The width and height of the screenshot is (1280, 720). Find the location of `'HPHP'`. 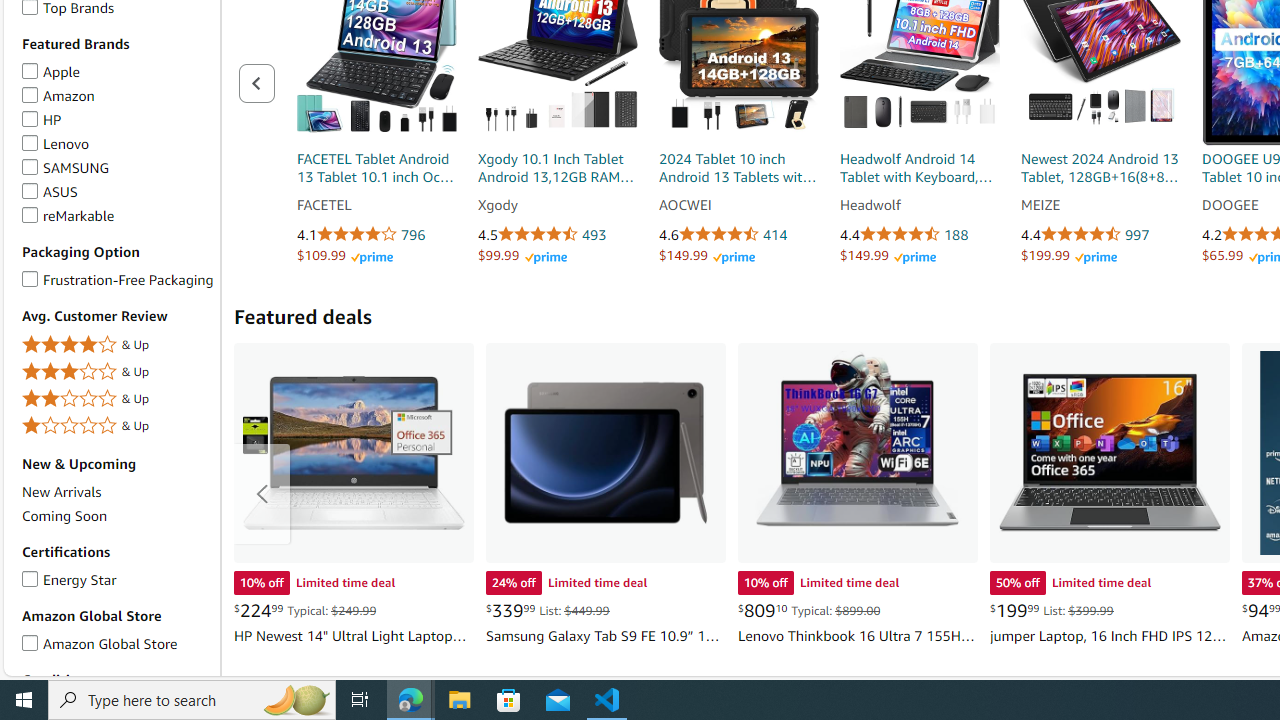

'HPHP' is located at coordinates (116, 120).